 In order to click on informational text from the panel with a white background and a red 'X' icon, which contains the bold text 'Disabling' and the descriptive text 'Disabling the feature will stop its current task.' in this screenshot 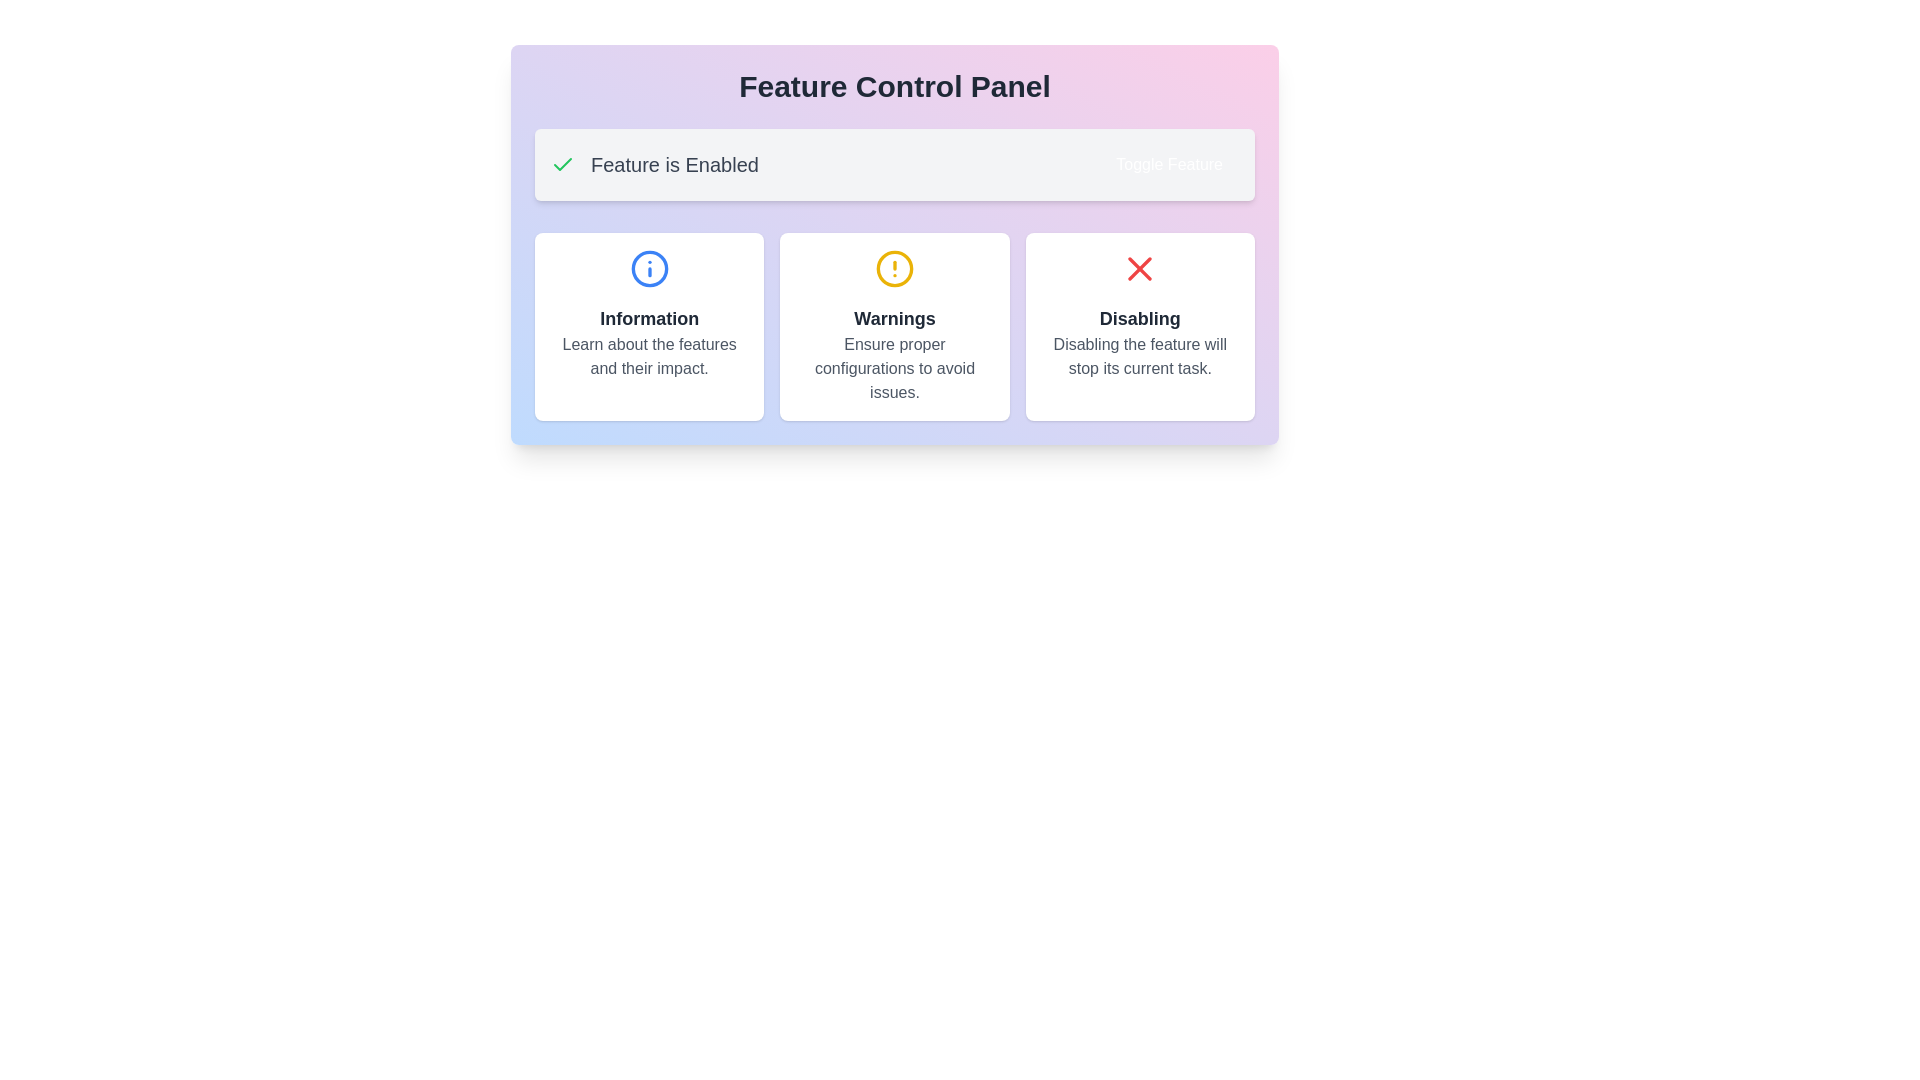, I will do `click(1140, 326)`.